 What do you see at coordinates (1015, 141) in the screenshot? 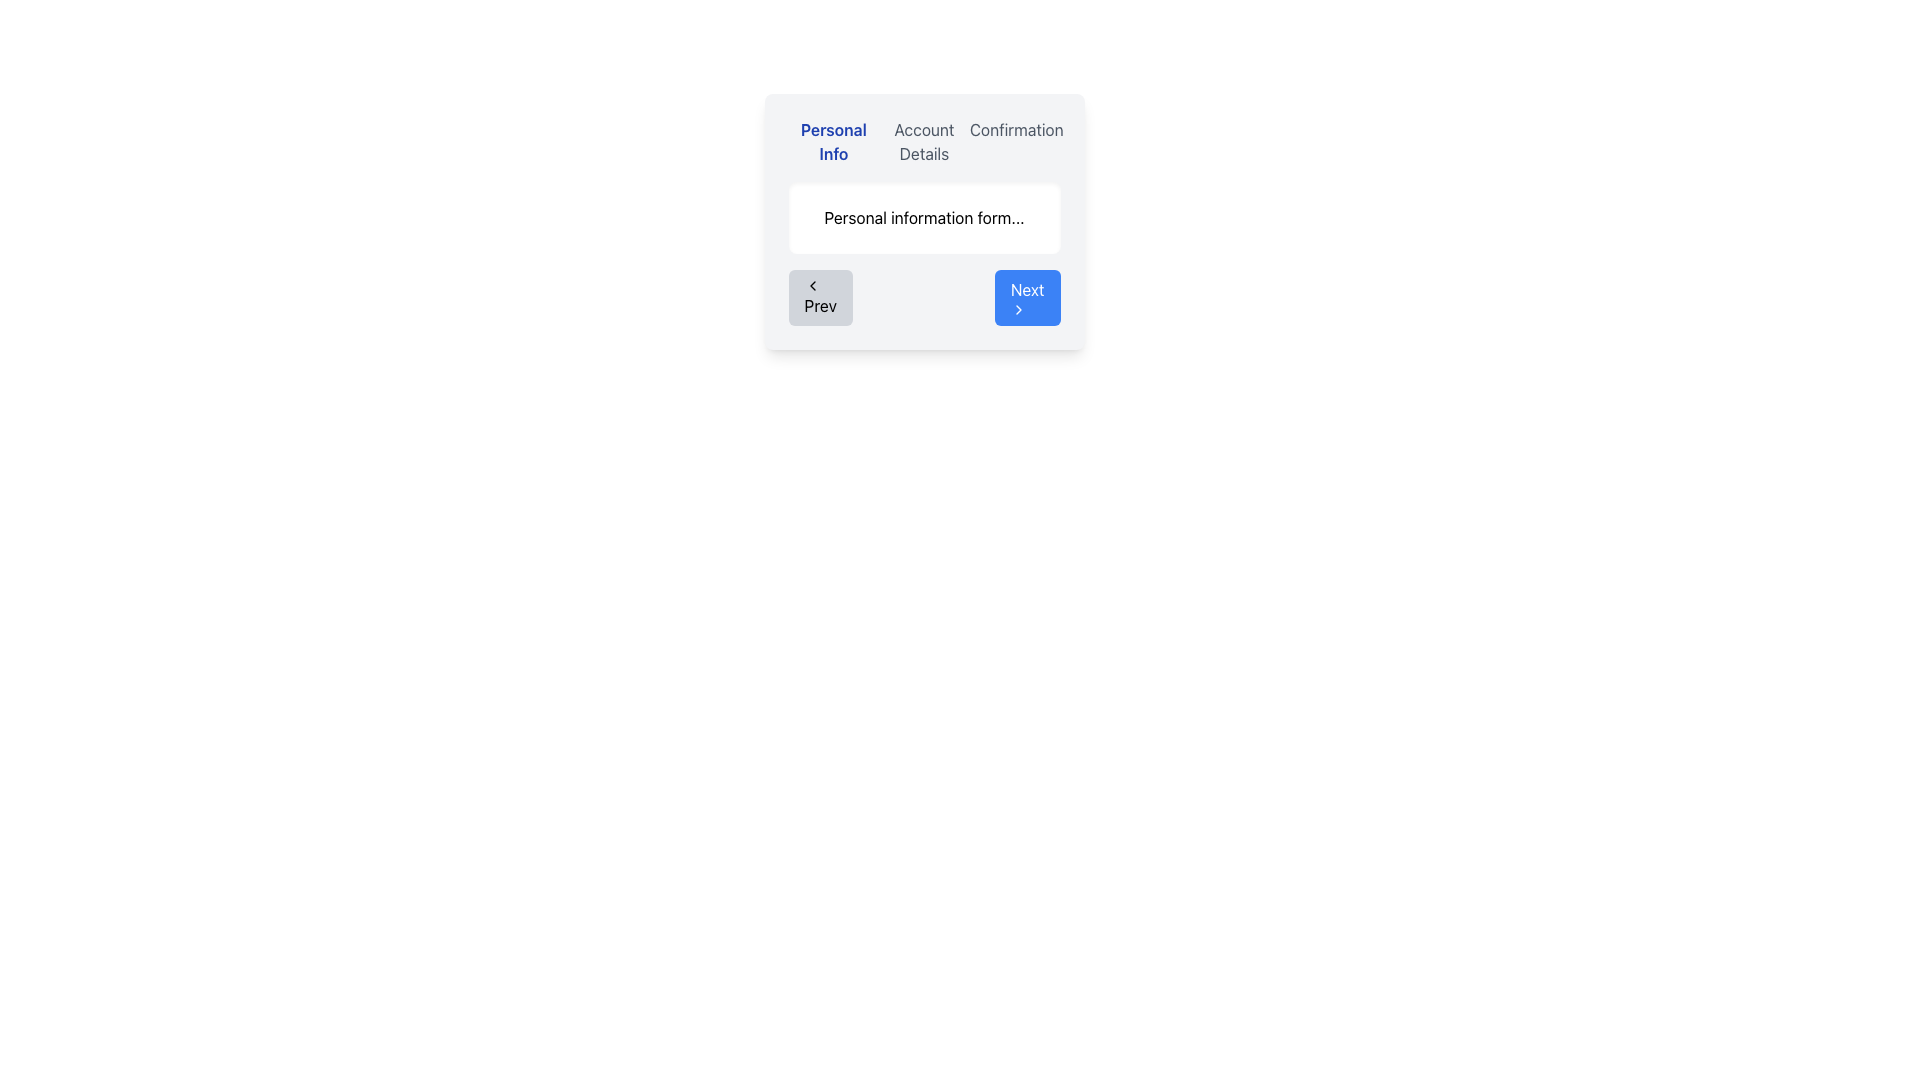
I see `the 'Confirmation' step text label, which is the third and rightmost item in a horizontal layout of three segments at the top of the UI form` at bounding box center [1015, 141].